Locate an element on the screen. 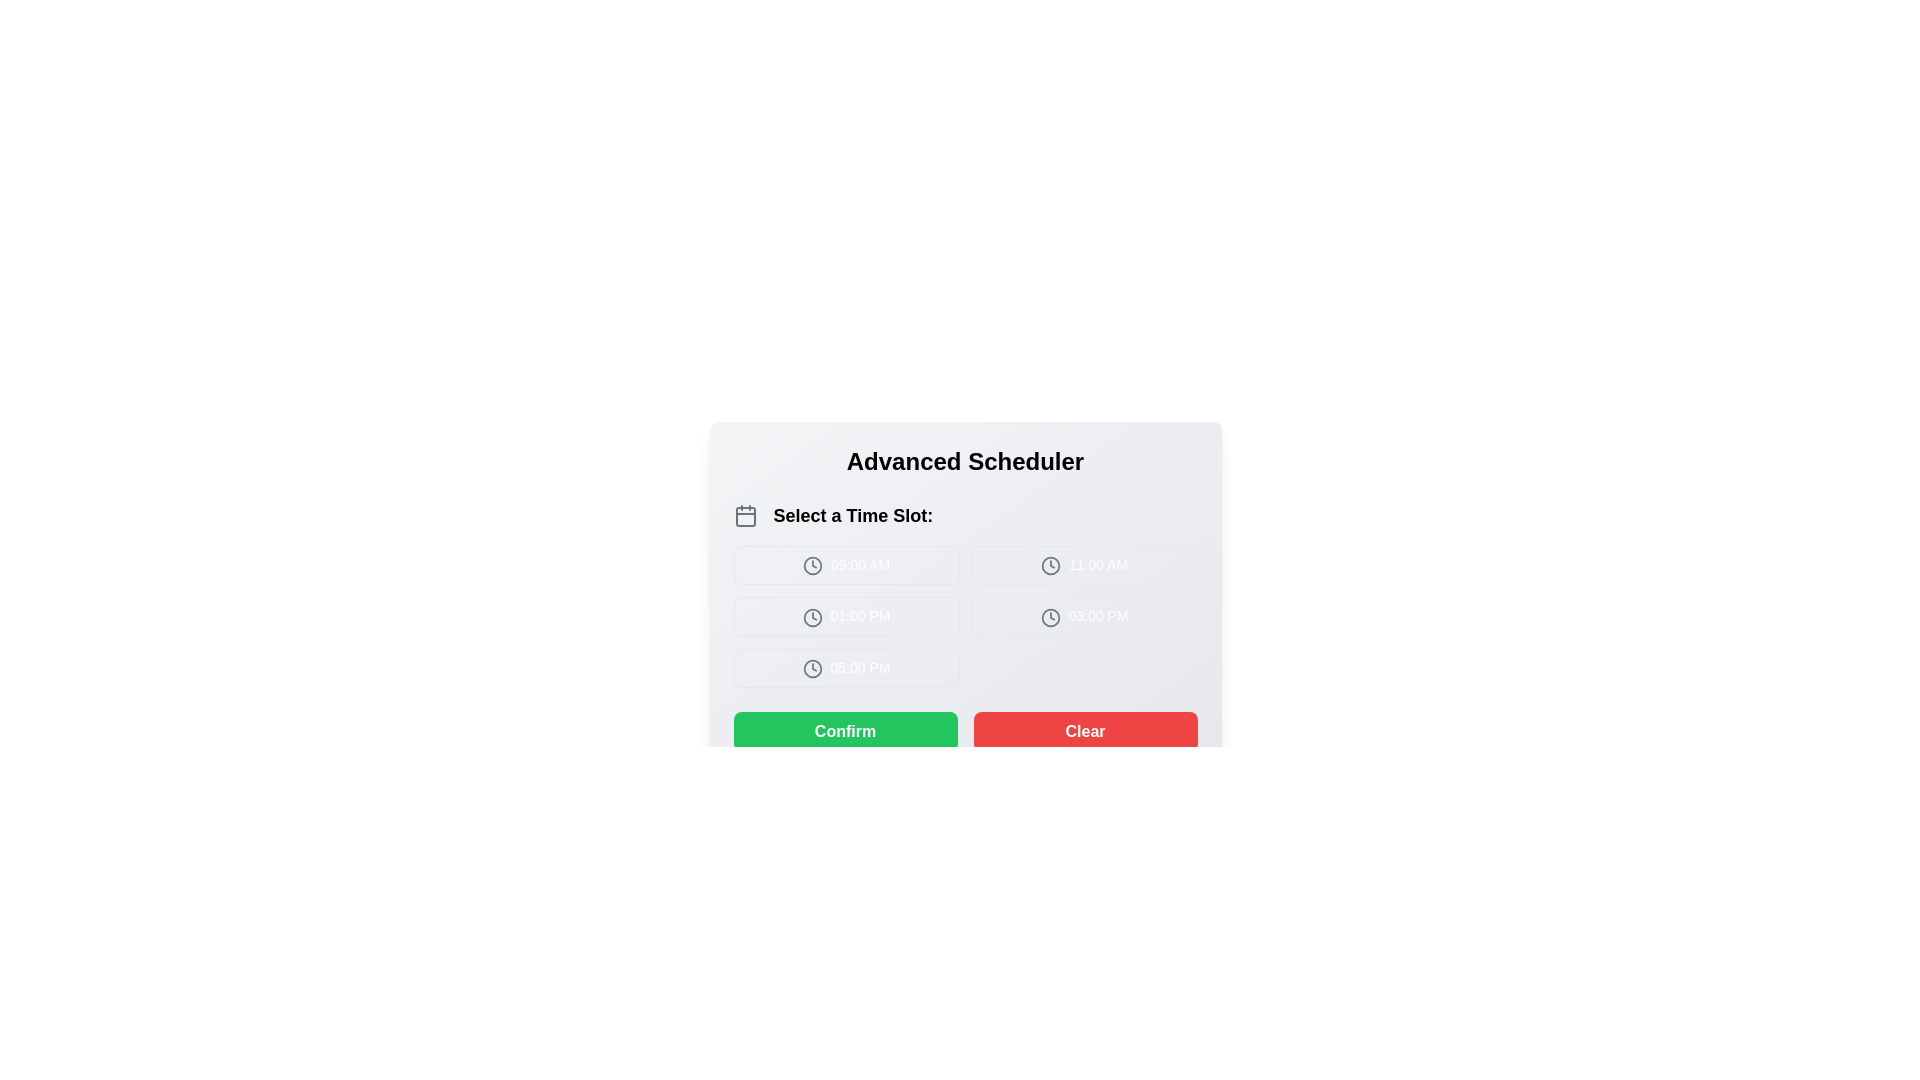 The width and height of the screenshot is (1920, 1080). the bottom-left button is located at coordinates (846, 668).